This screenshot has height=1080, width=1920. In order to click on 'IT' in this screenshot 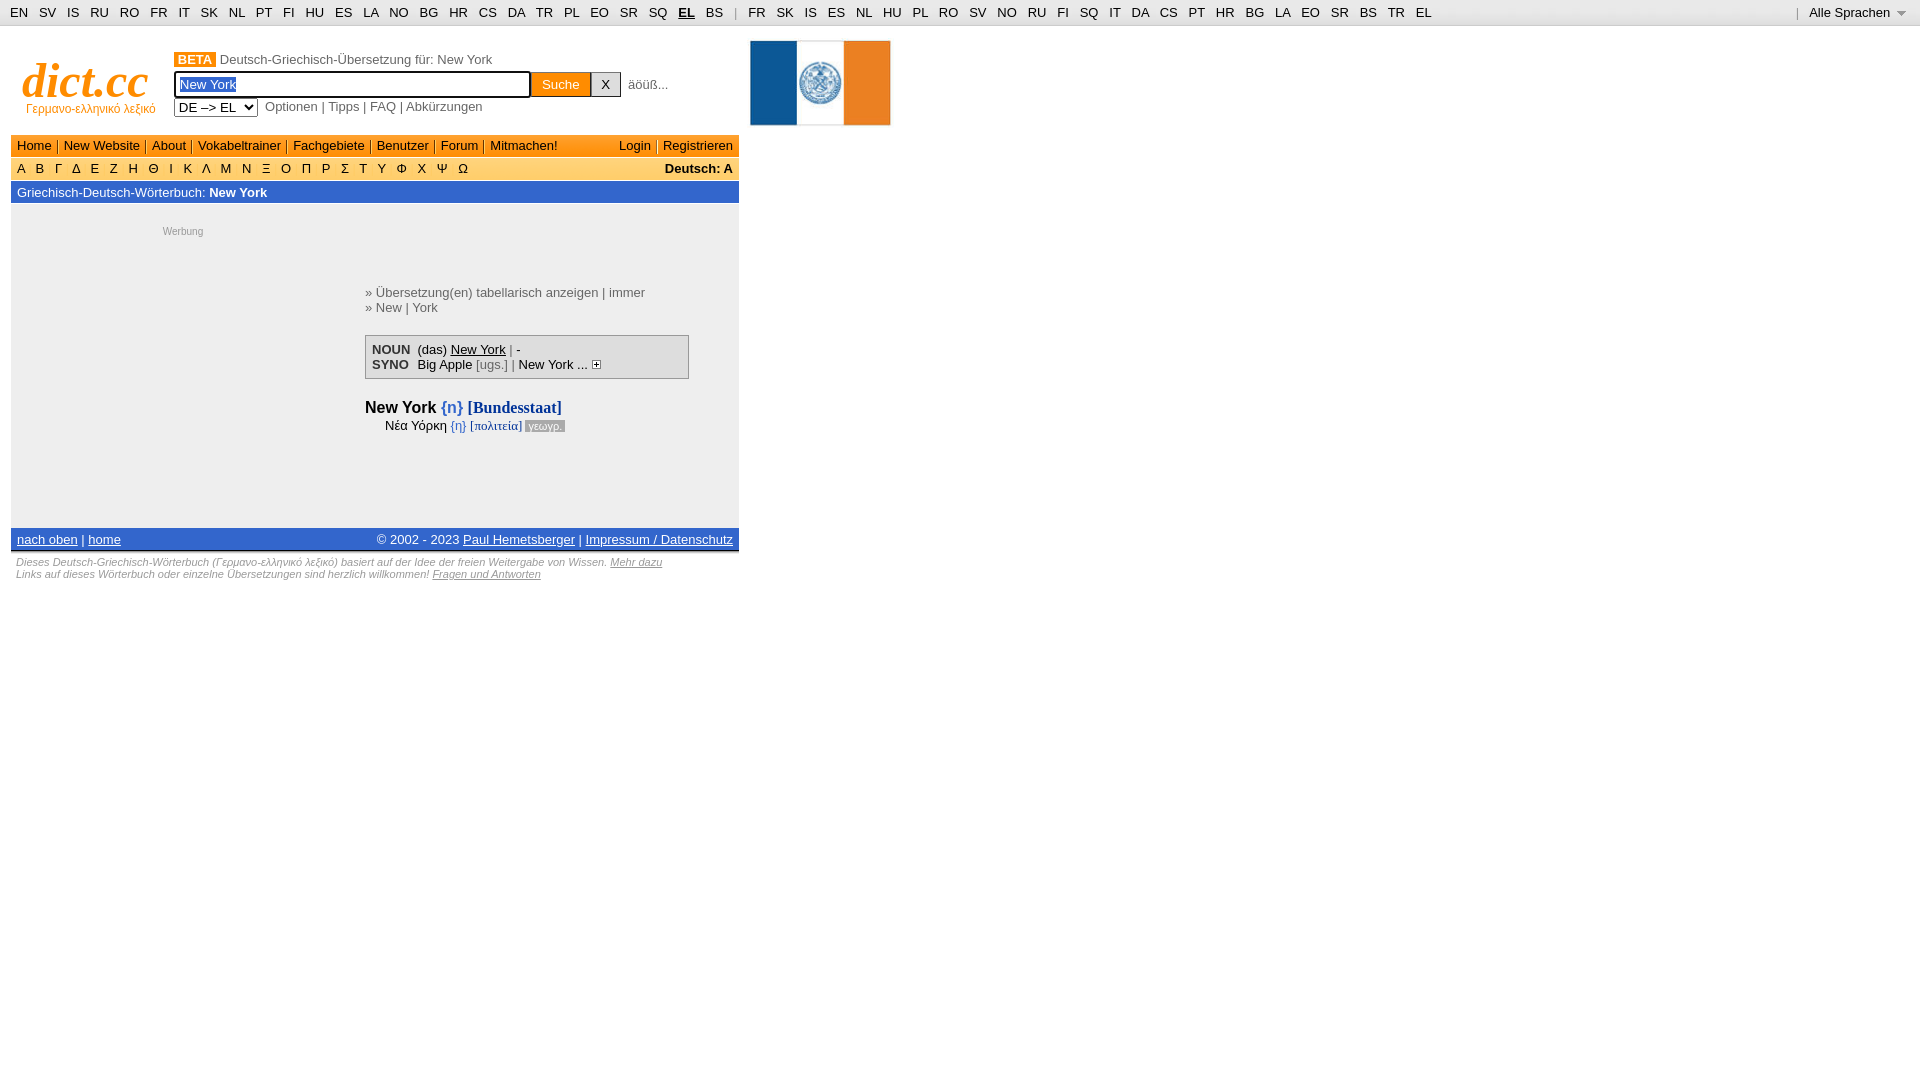, I will do `click(1113, 12)`.